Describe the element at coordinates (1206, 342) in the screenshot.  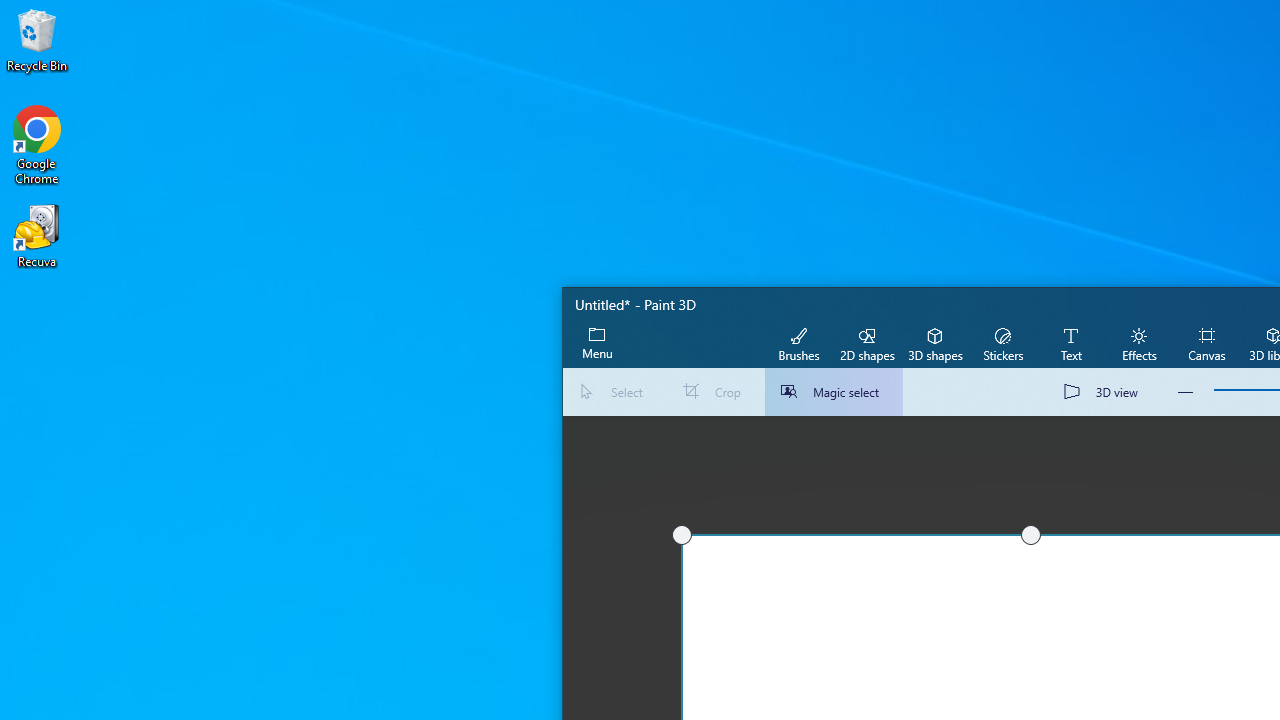
I see `'Canvas'` at that location.